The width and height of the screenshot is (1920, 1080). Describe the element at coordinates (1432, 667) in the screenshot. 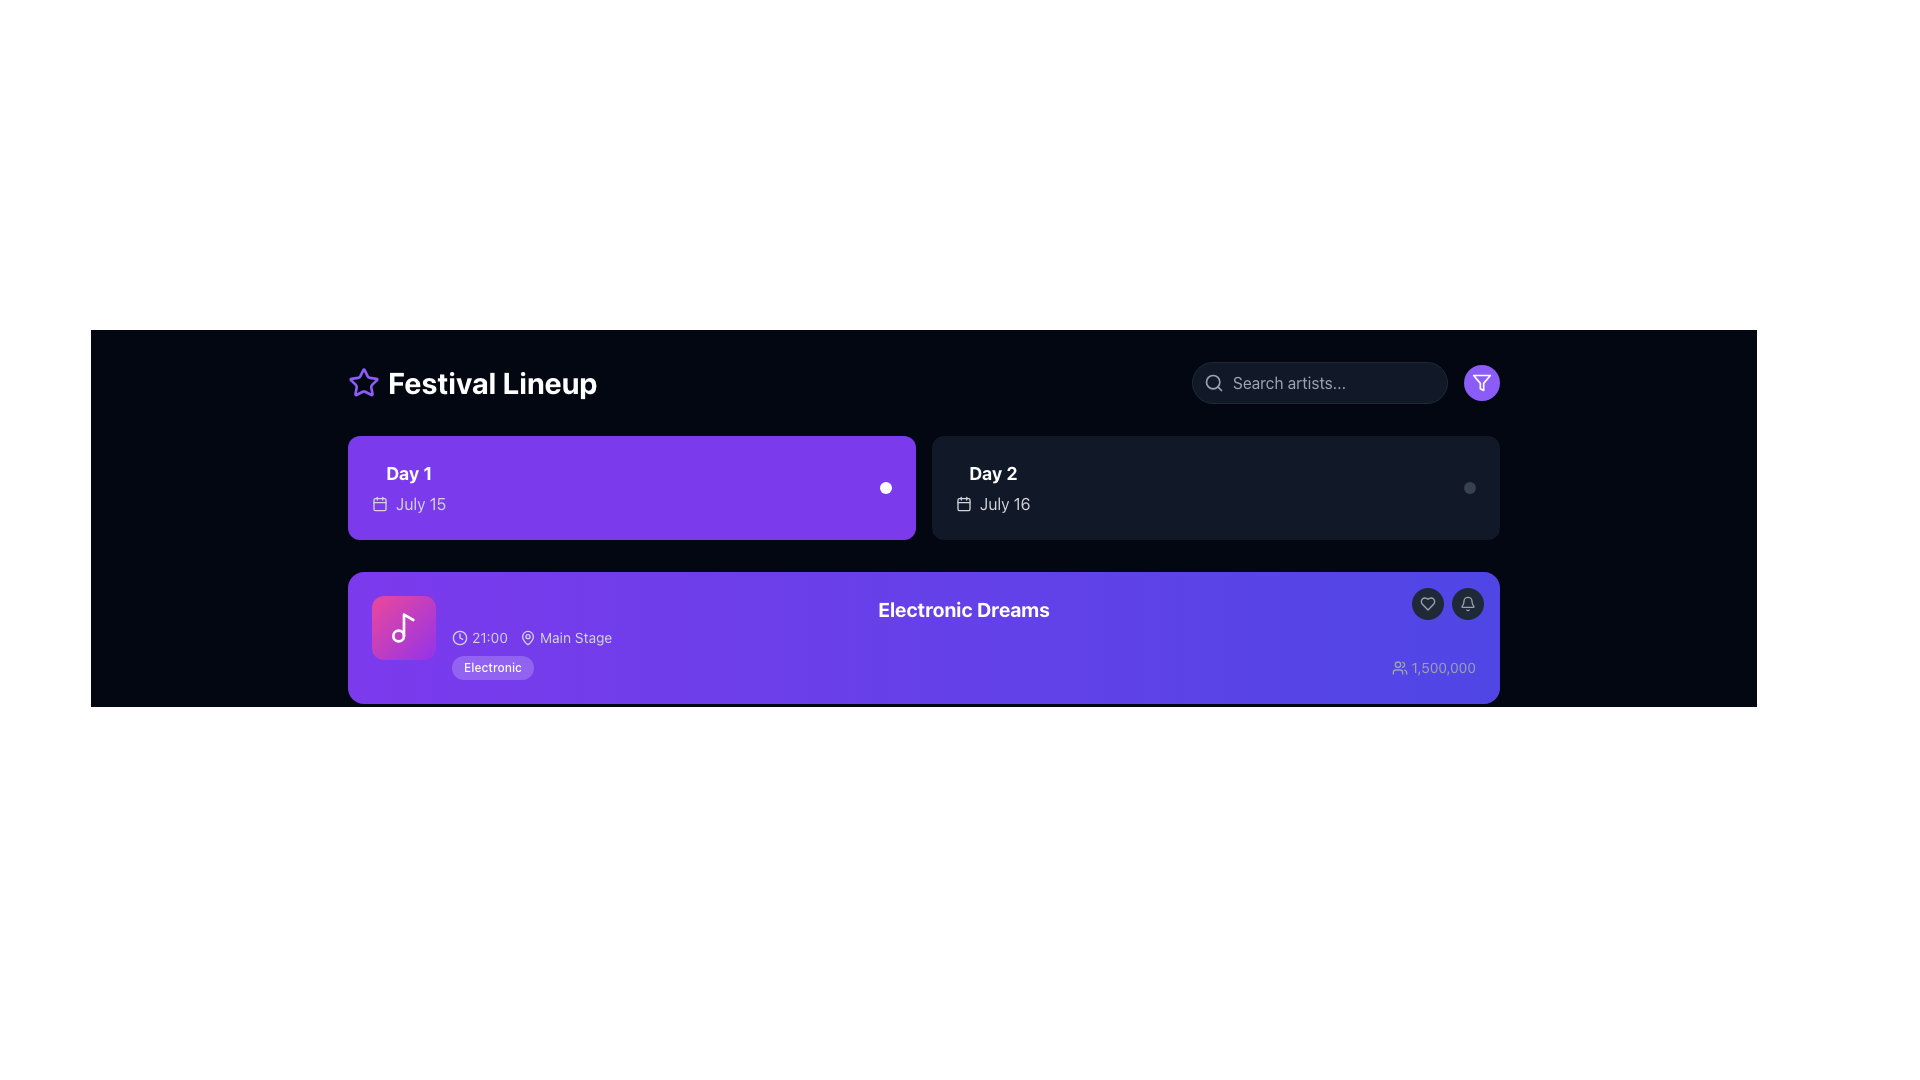

I see `the text with accompanying icon display indicating the number of users or attendees, located in the bottom-right corner of the purple card labeled 'Electronic Dreams'` at that location.